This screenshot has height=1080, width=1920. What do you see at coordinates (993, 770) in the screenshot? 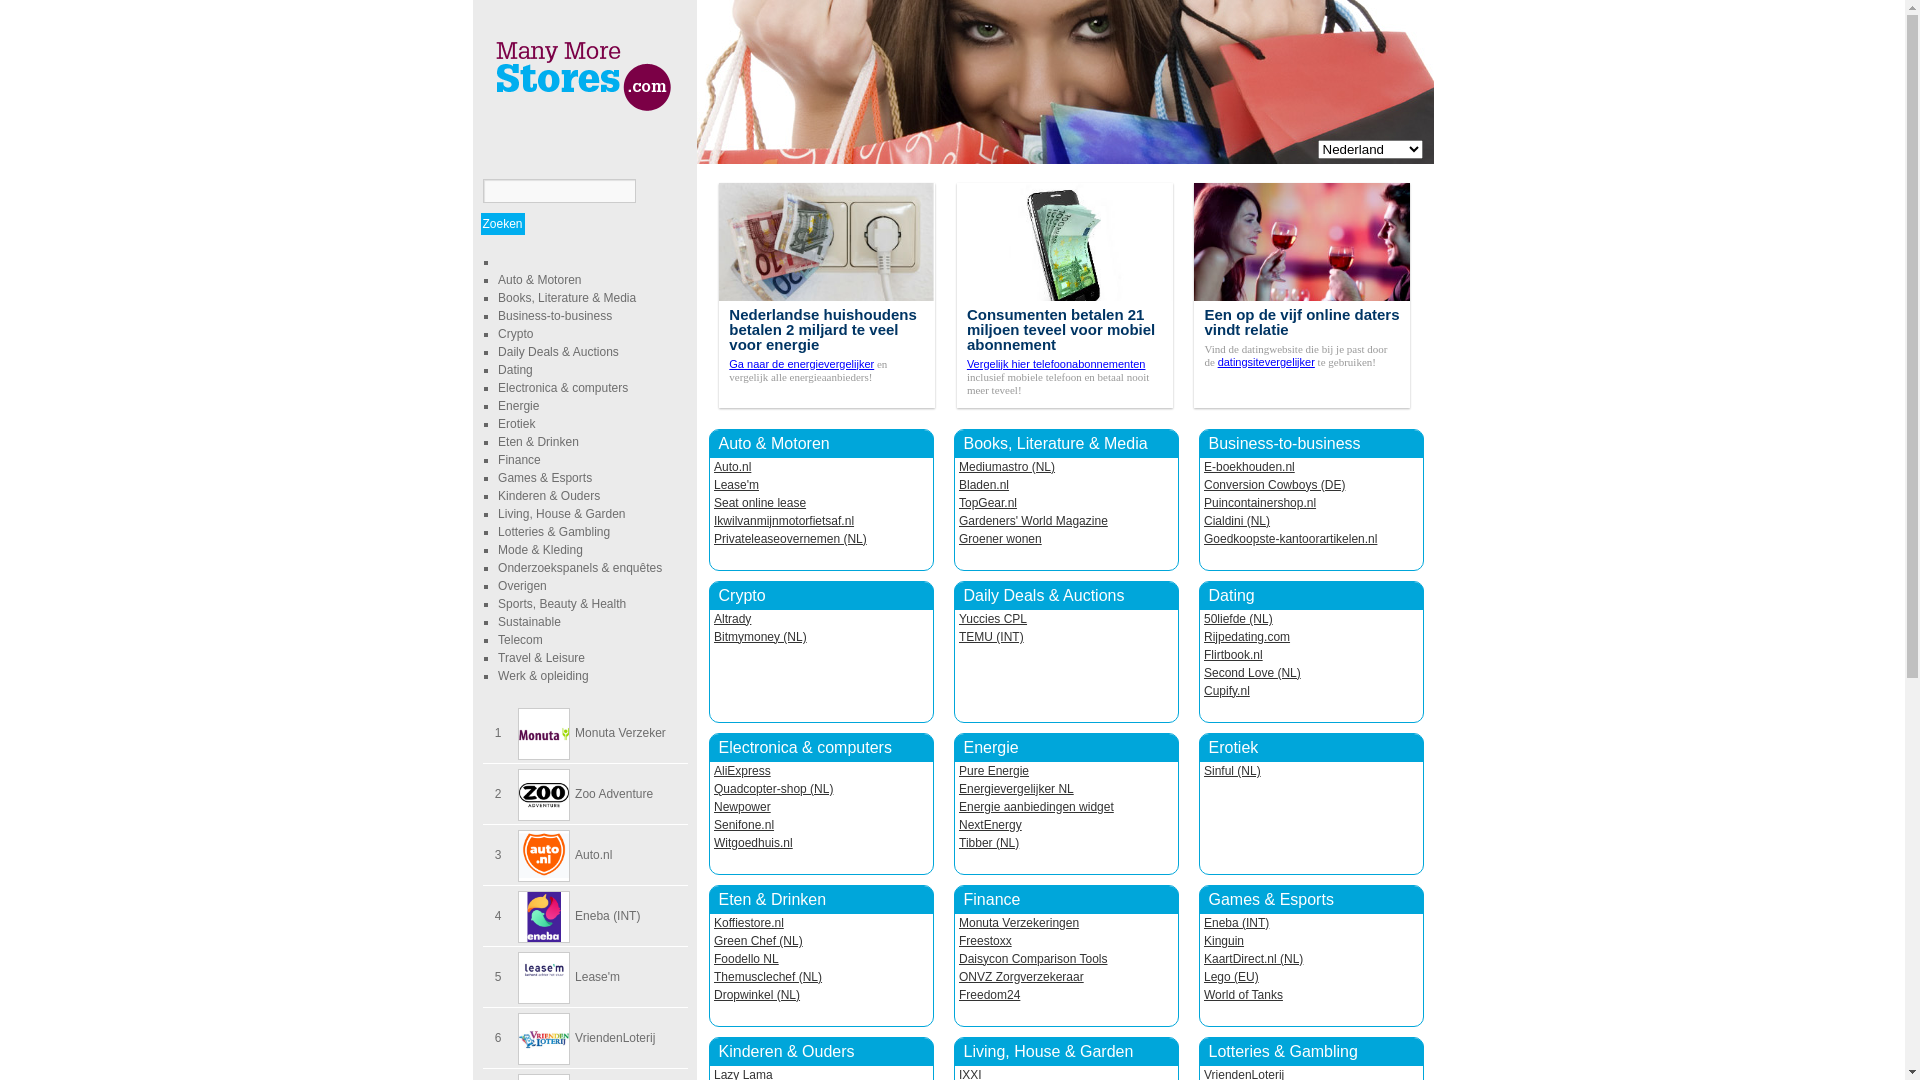
I see `'Pure Energie'` at bounding box center [993, 770].